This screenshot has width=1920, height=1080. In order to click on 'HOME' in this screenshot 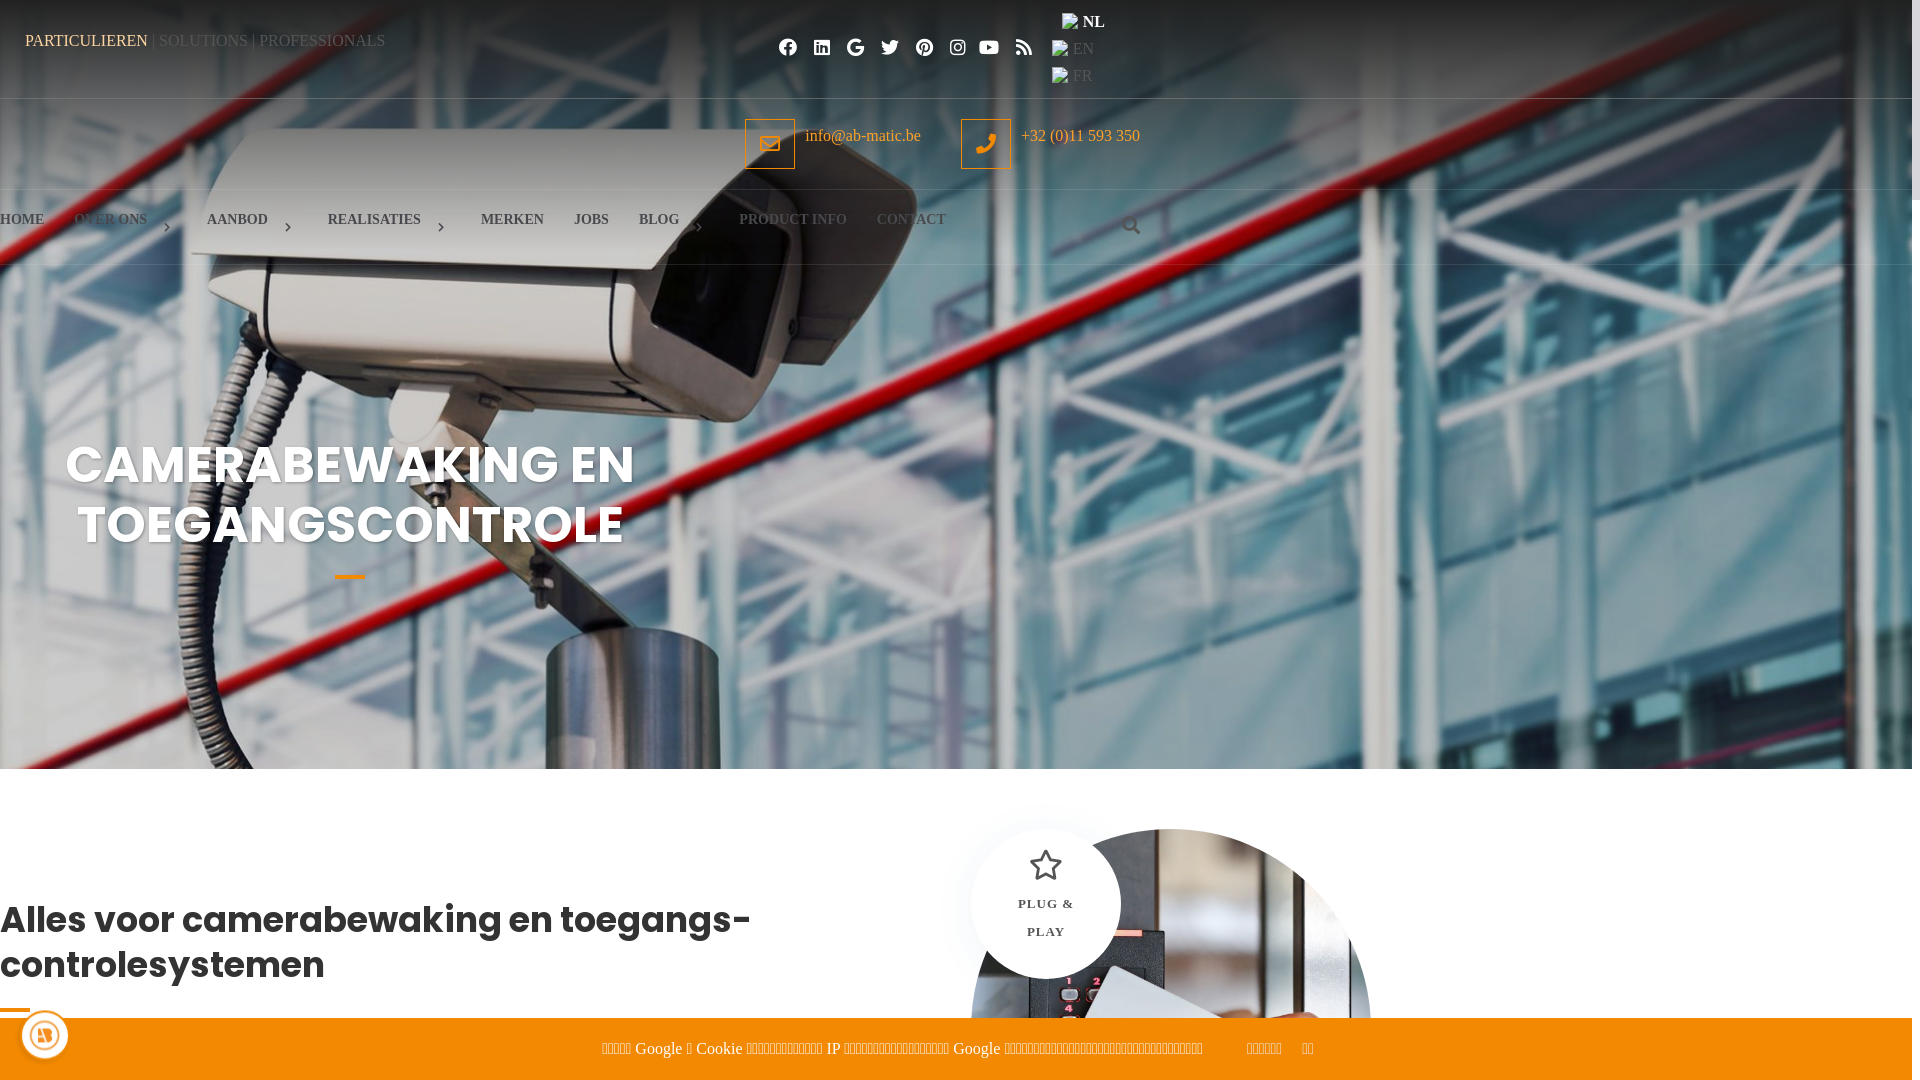, I will do `click(22, 219)`.